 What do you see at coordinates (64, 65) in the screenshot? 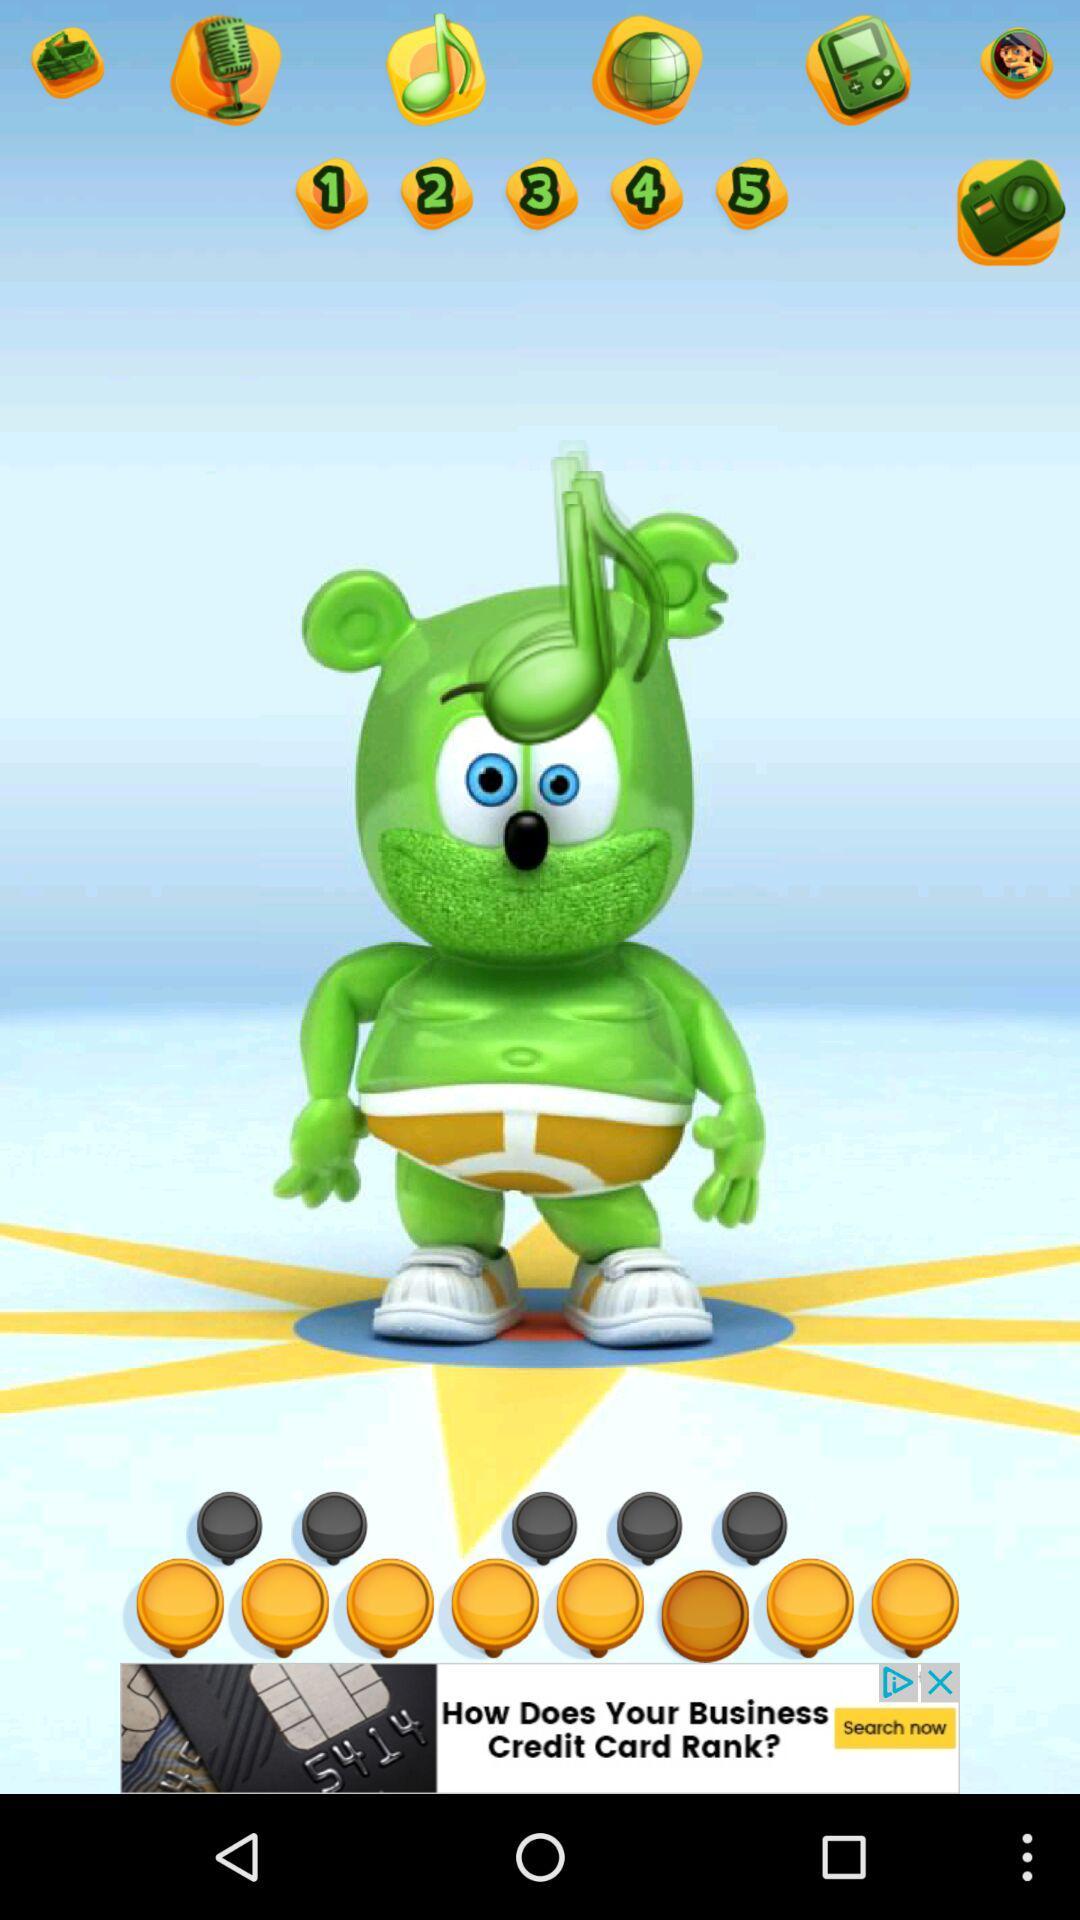
I see `open shop` at bounding box center [64, 65].